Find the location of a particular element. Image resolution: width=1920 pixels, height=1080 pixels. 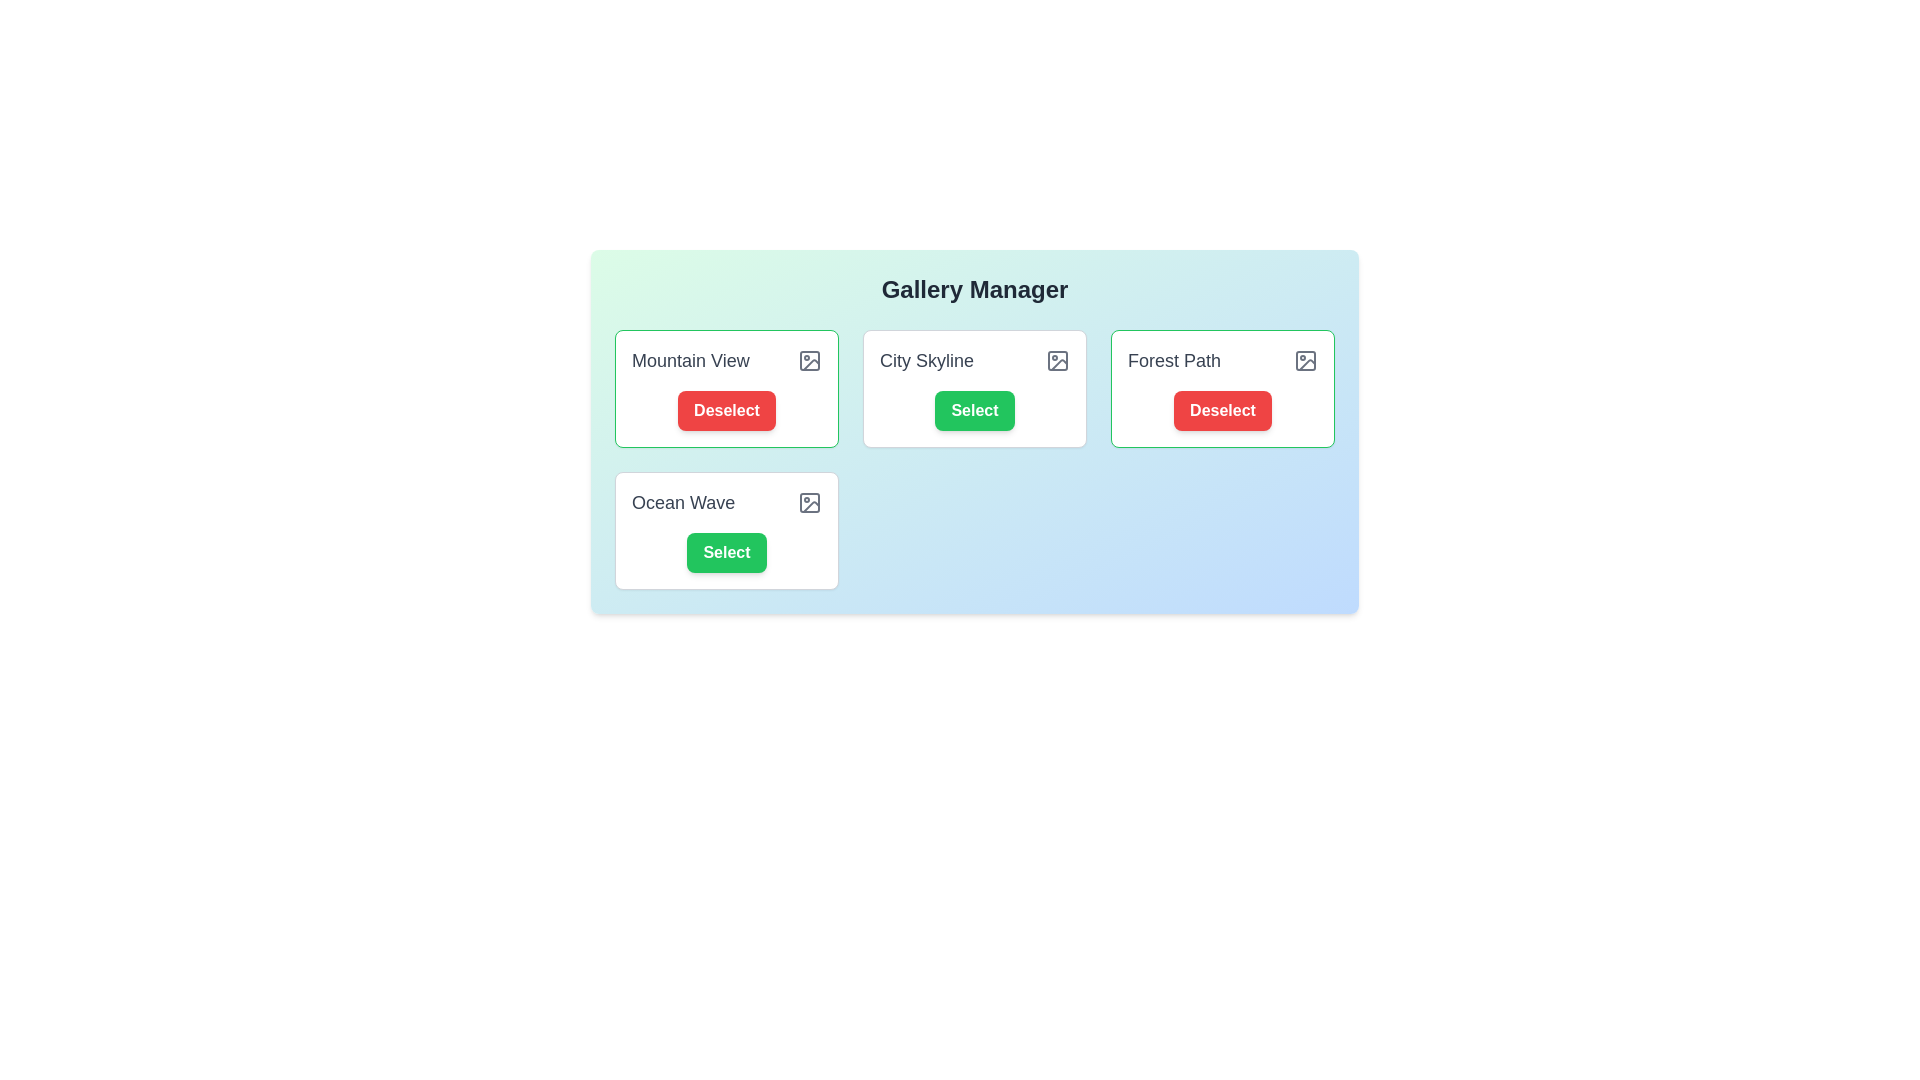

the photo card labeled 'Forest Path' to observe its hover effect is located at coordinates (1222, 389).